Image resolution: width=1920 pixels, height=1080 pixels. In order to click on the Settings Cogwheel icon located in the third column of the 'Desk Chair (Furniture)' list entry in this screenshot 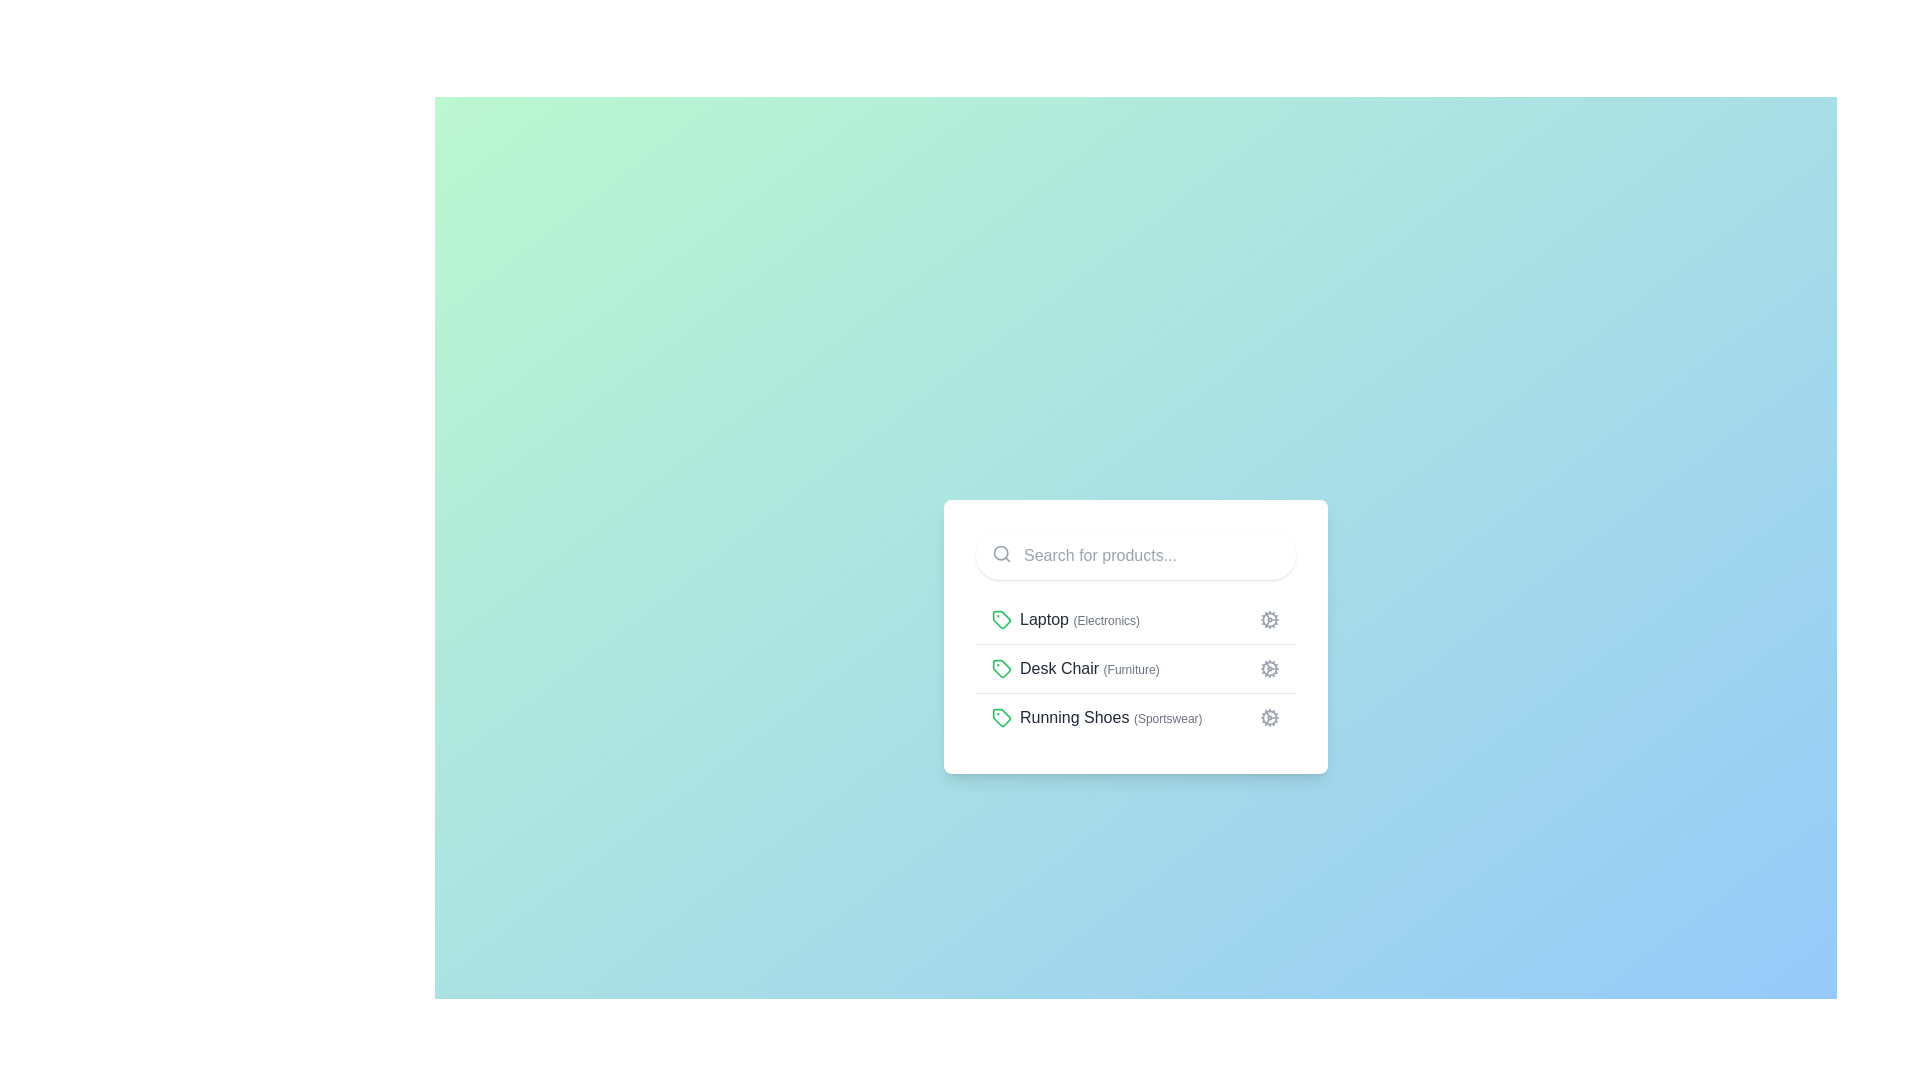, I will do `click(1269, 668)`.